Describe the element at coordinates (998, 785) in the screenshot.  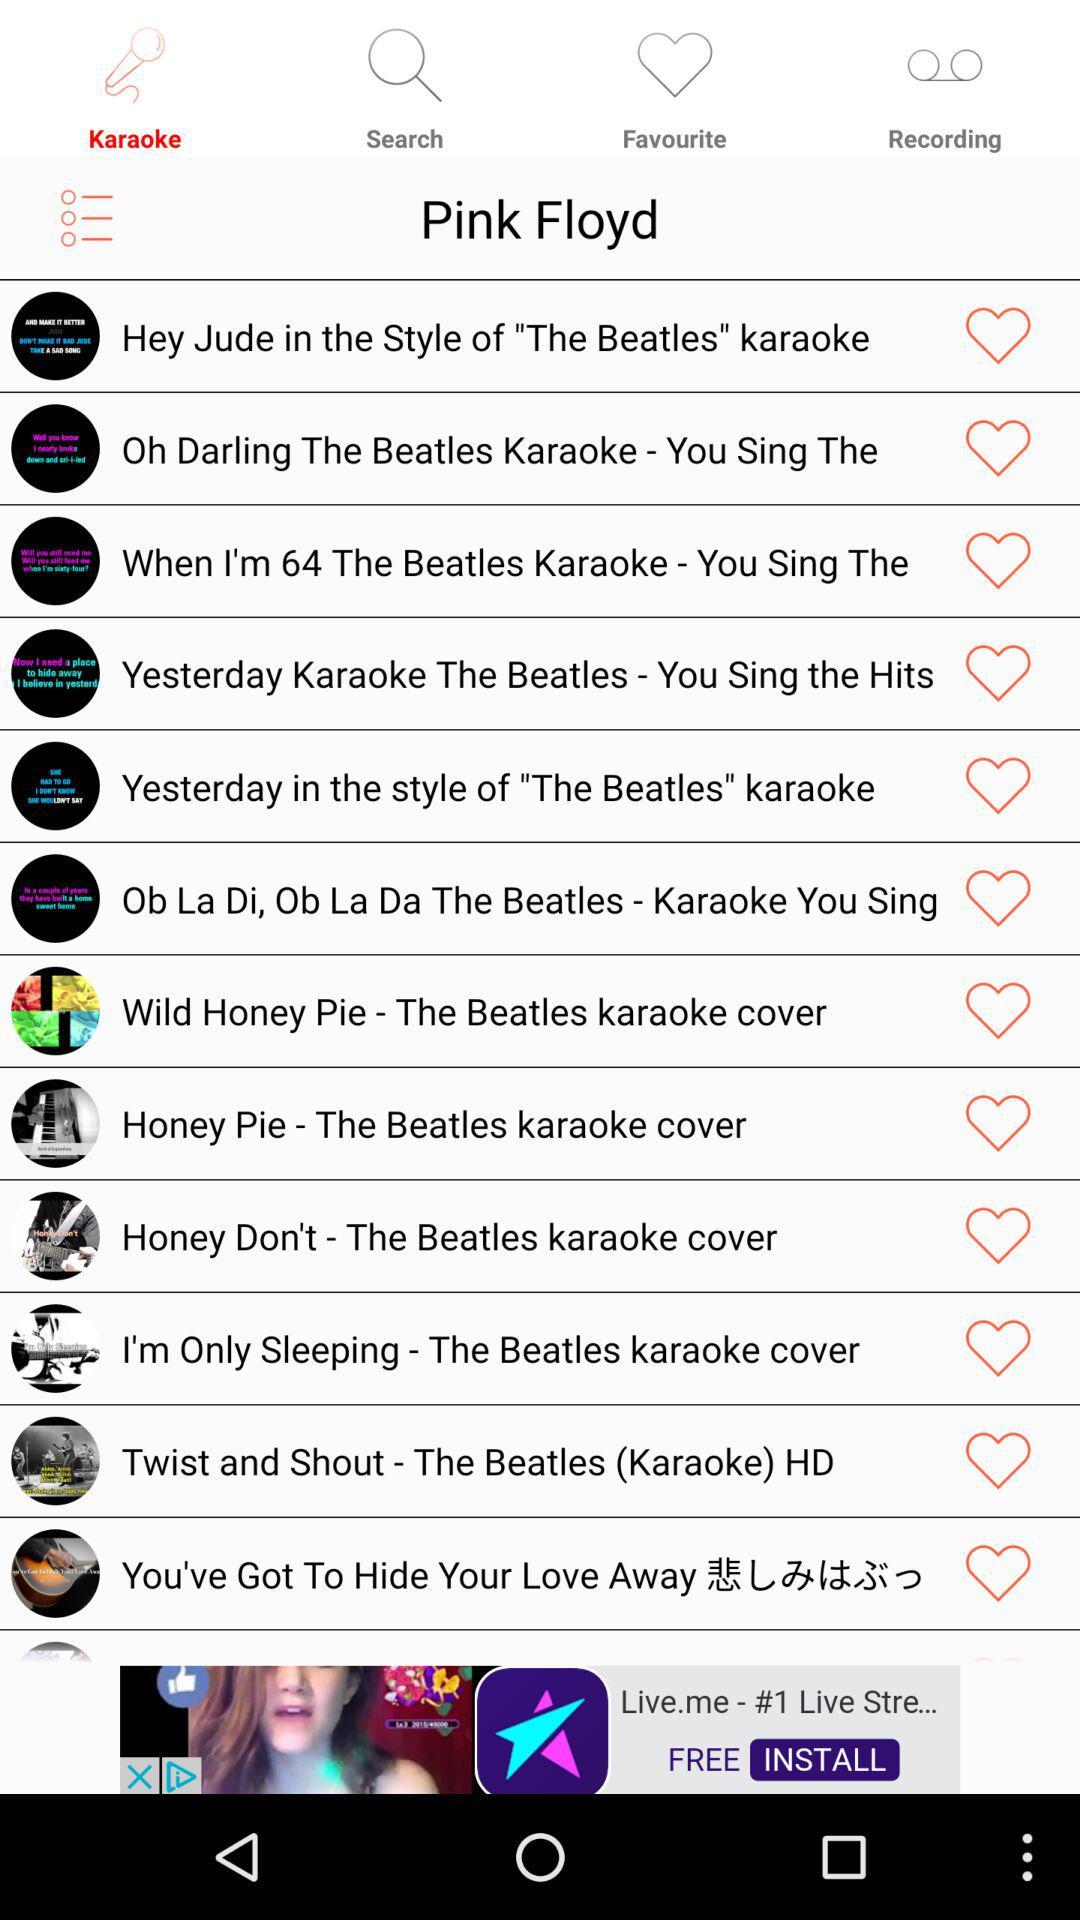
I see `like to music` at that location.